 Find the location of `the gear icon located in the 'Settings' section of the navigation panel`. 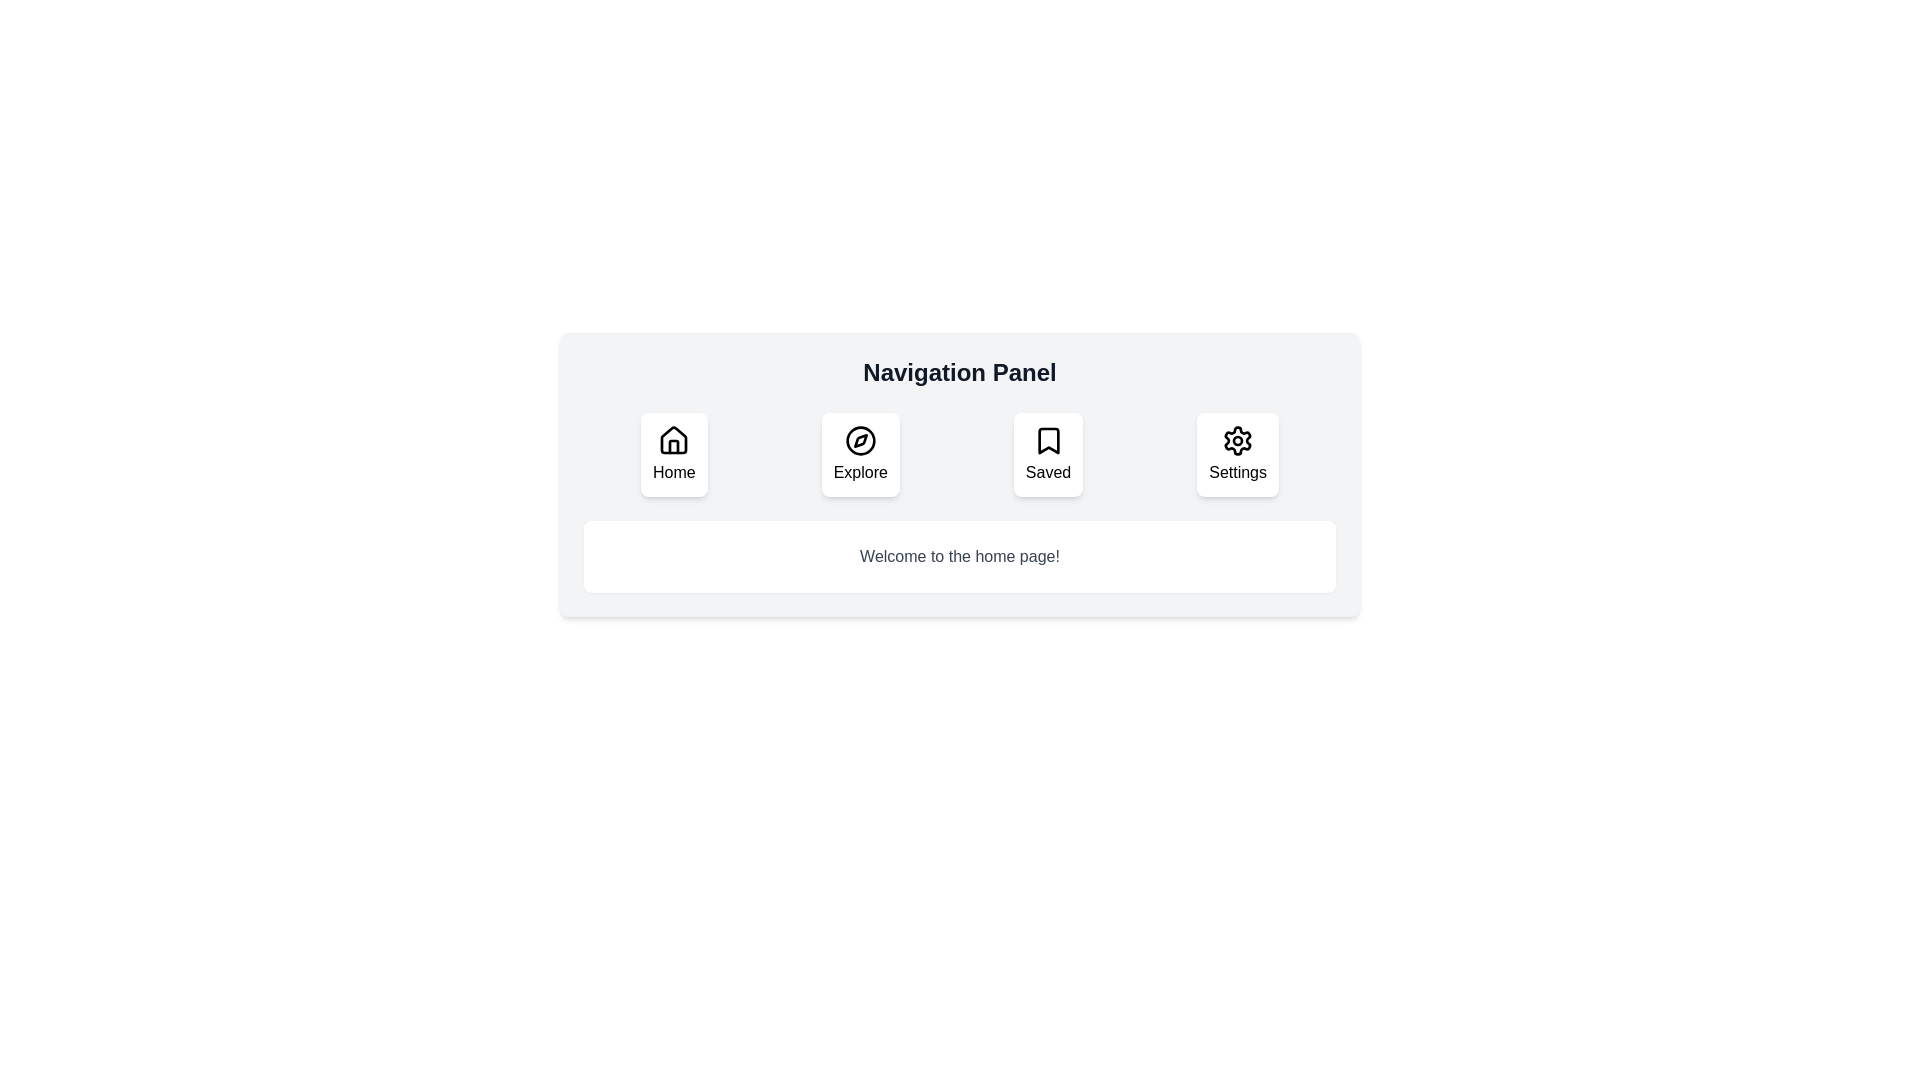

the gear icon located in the 'Settings' section of the navigation panel is located at coordinates (1237, 439).